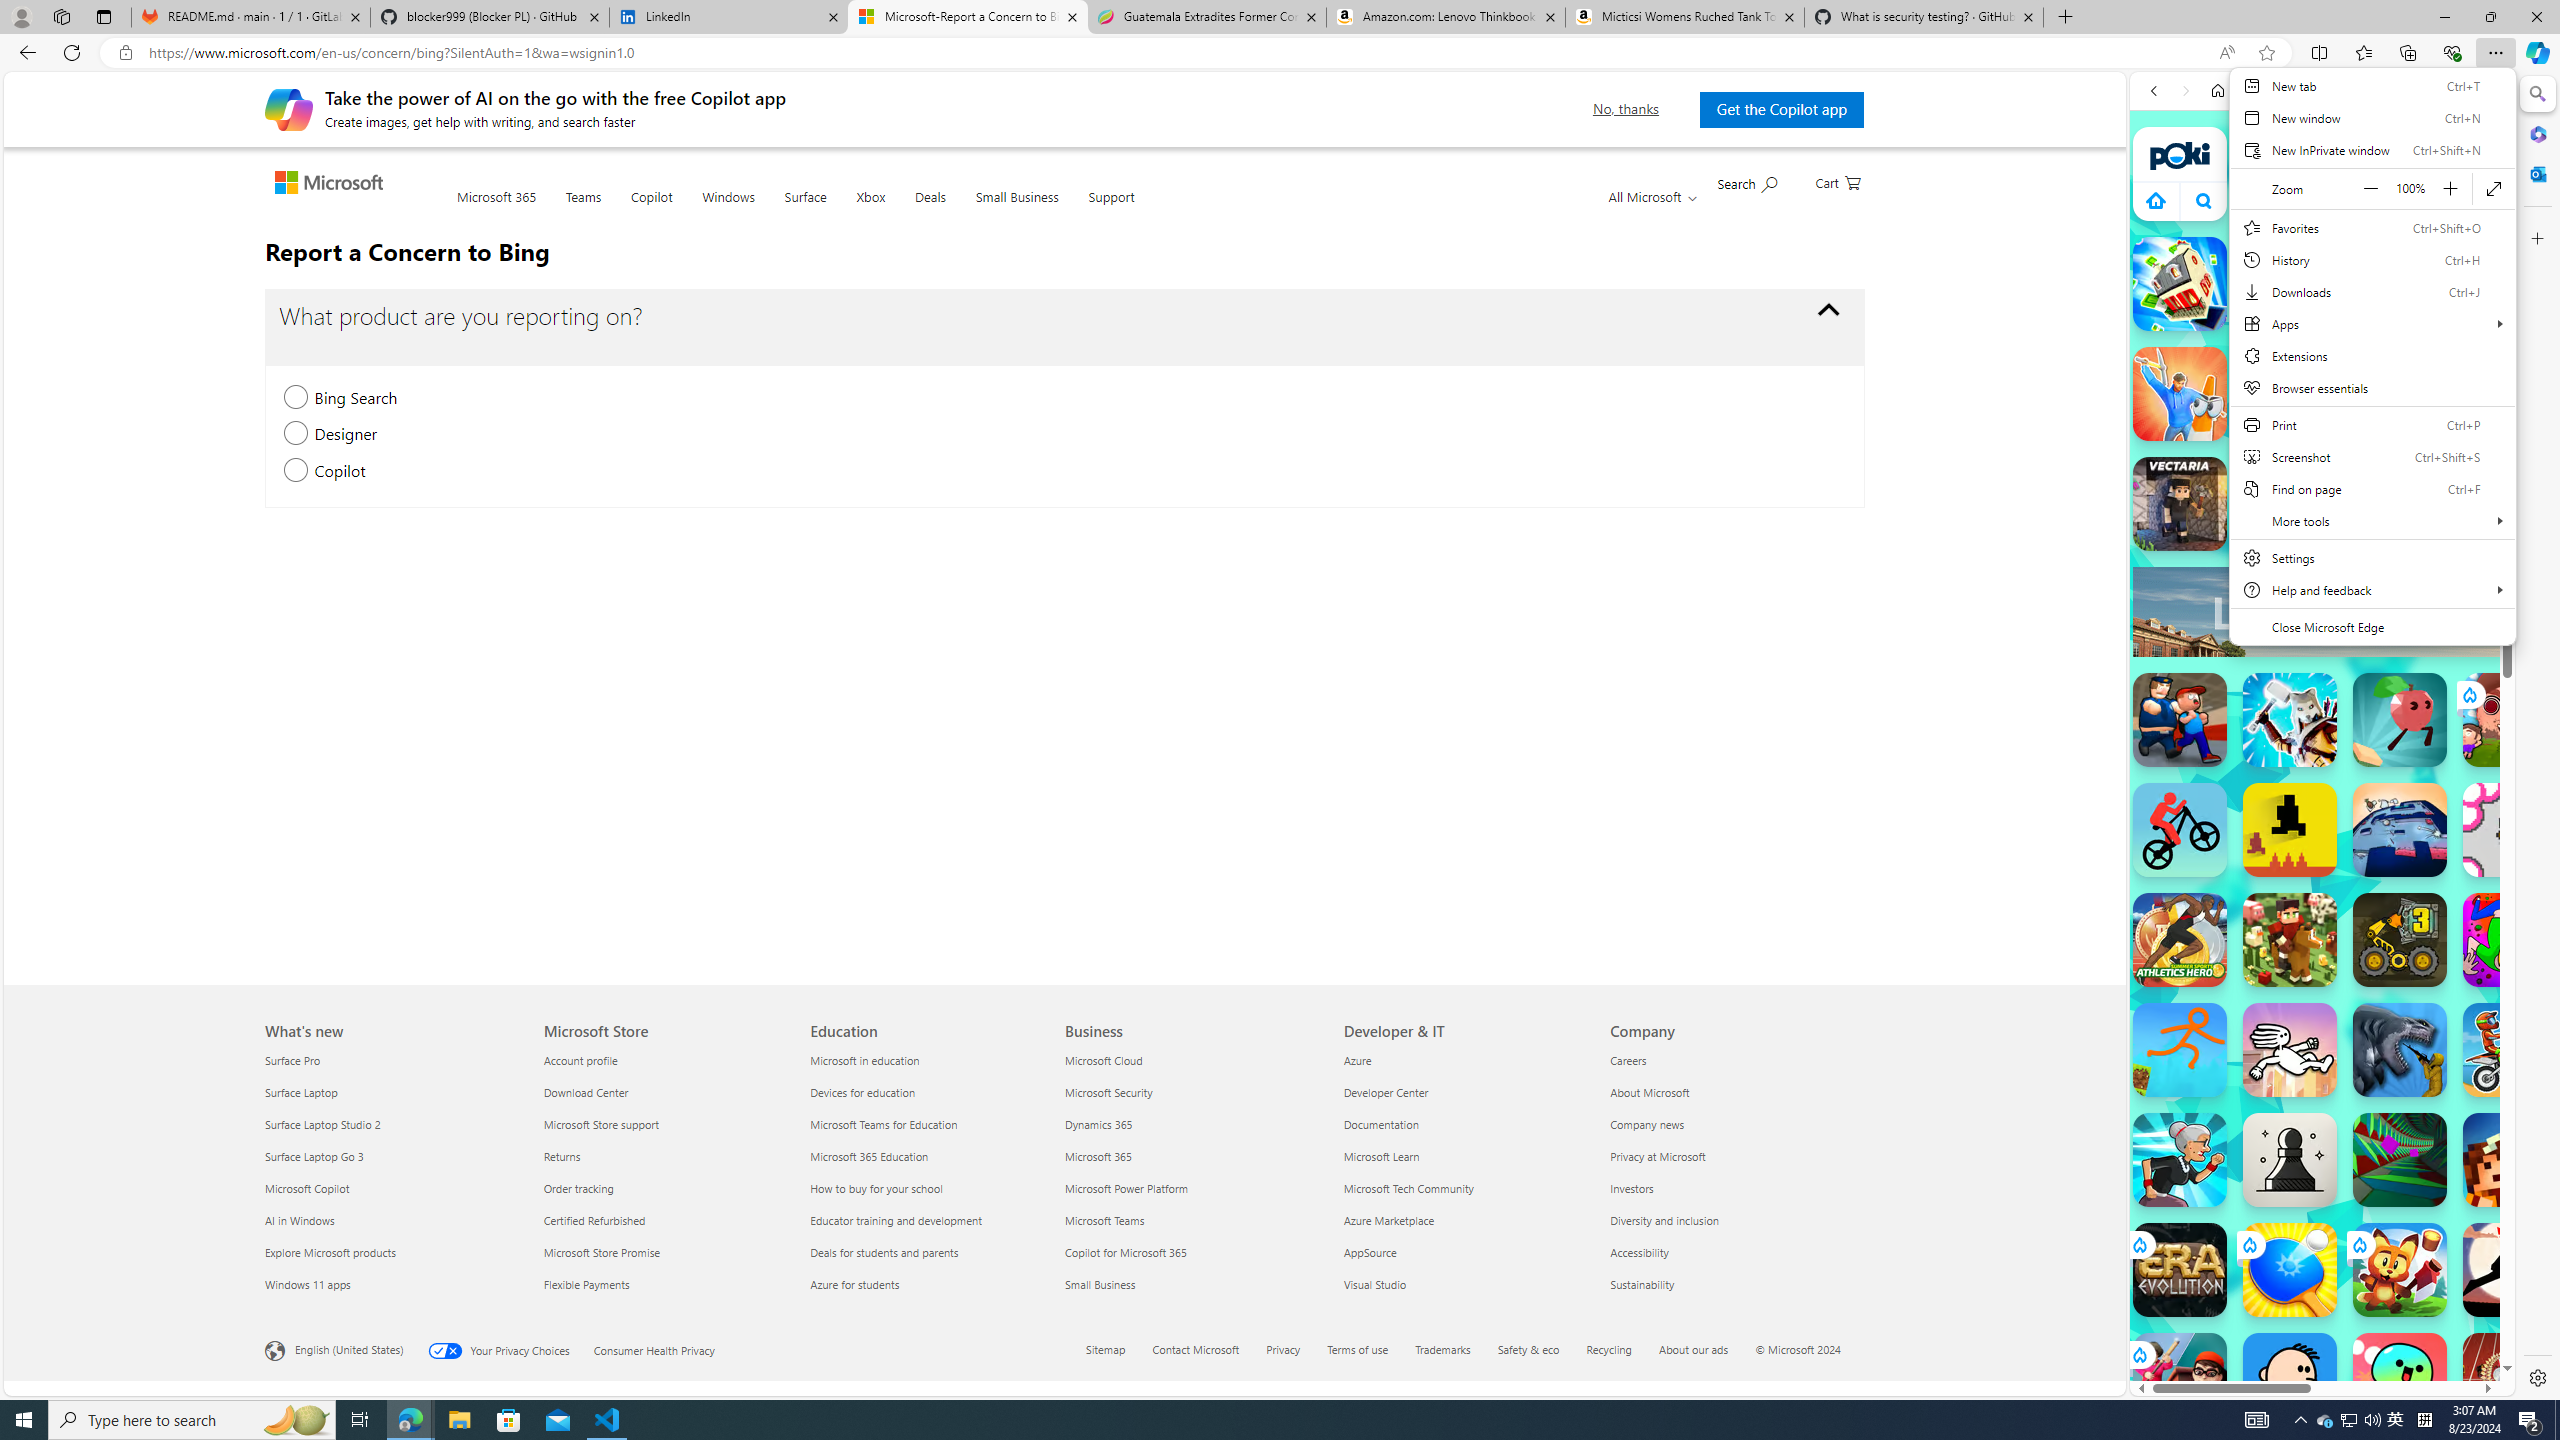  What do you see at coordinates (2400, 1049) in the screenshot?
I see `'Sharkosaurus Rampage'` at bounding box center [2400, 1049].